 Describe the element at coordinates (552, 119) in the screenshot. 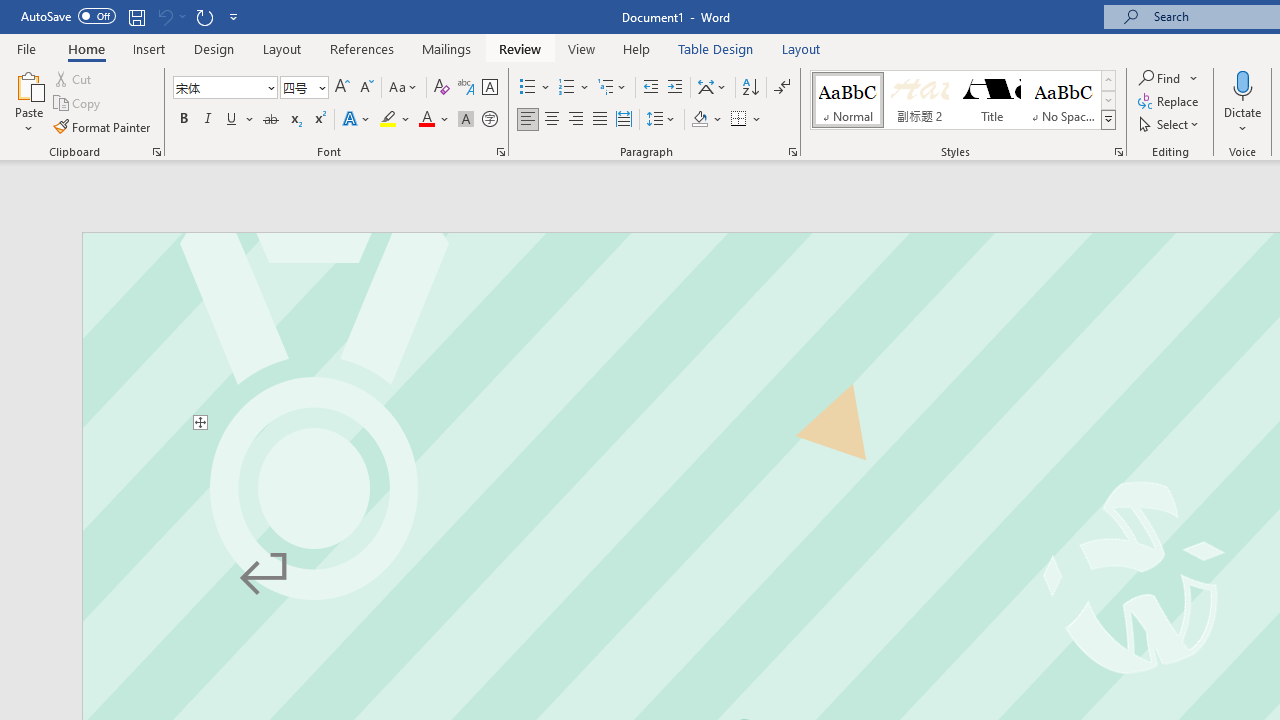

I see `'Center'` at that location.